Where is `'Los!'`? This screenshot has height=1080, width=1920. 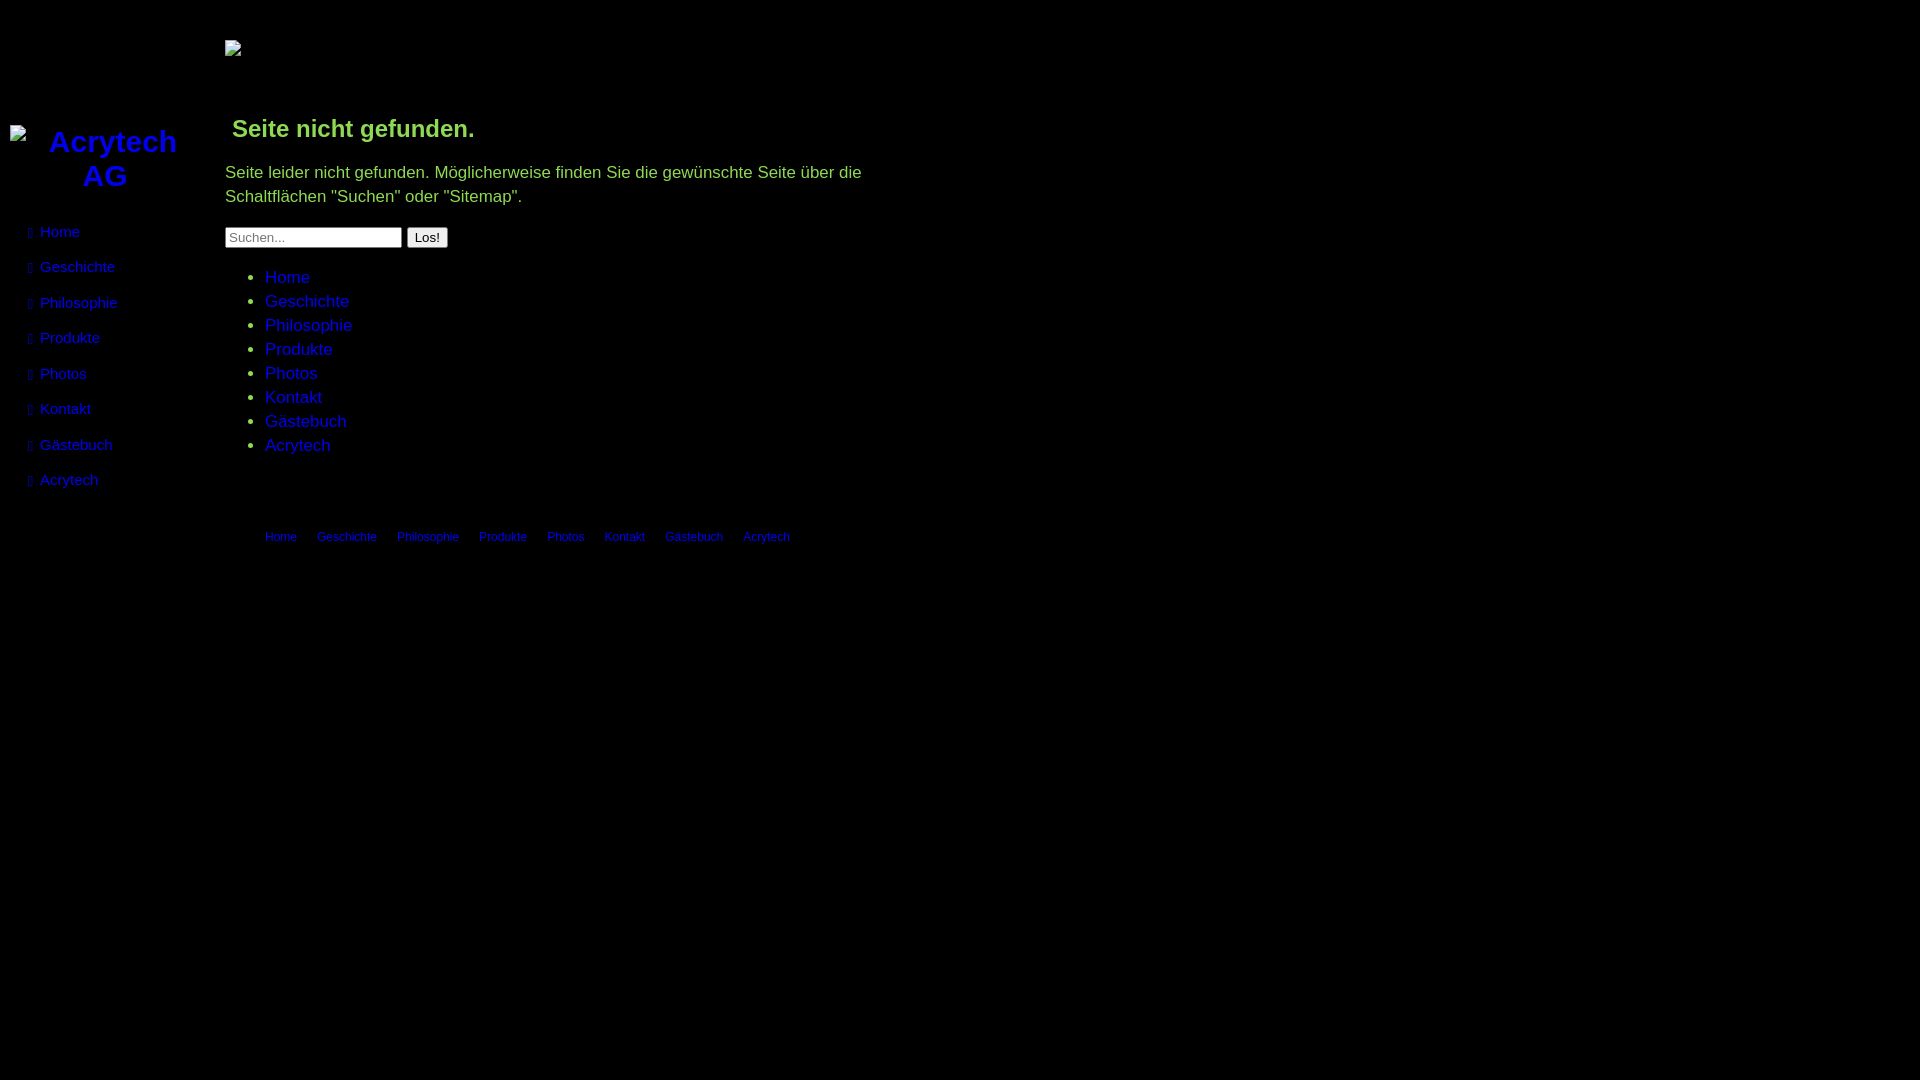 'Los!' is located at coordinates (426, 236).